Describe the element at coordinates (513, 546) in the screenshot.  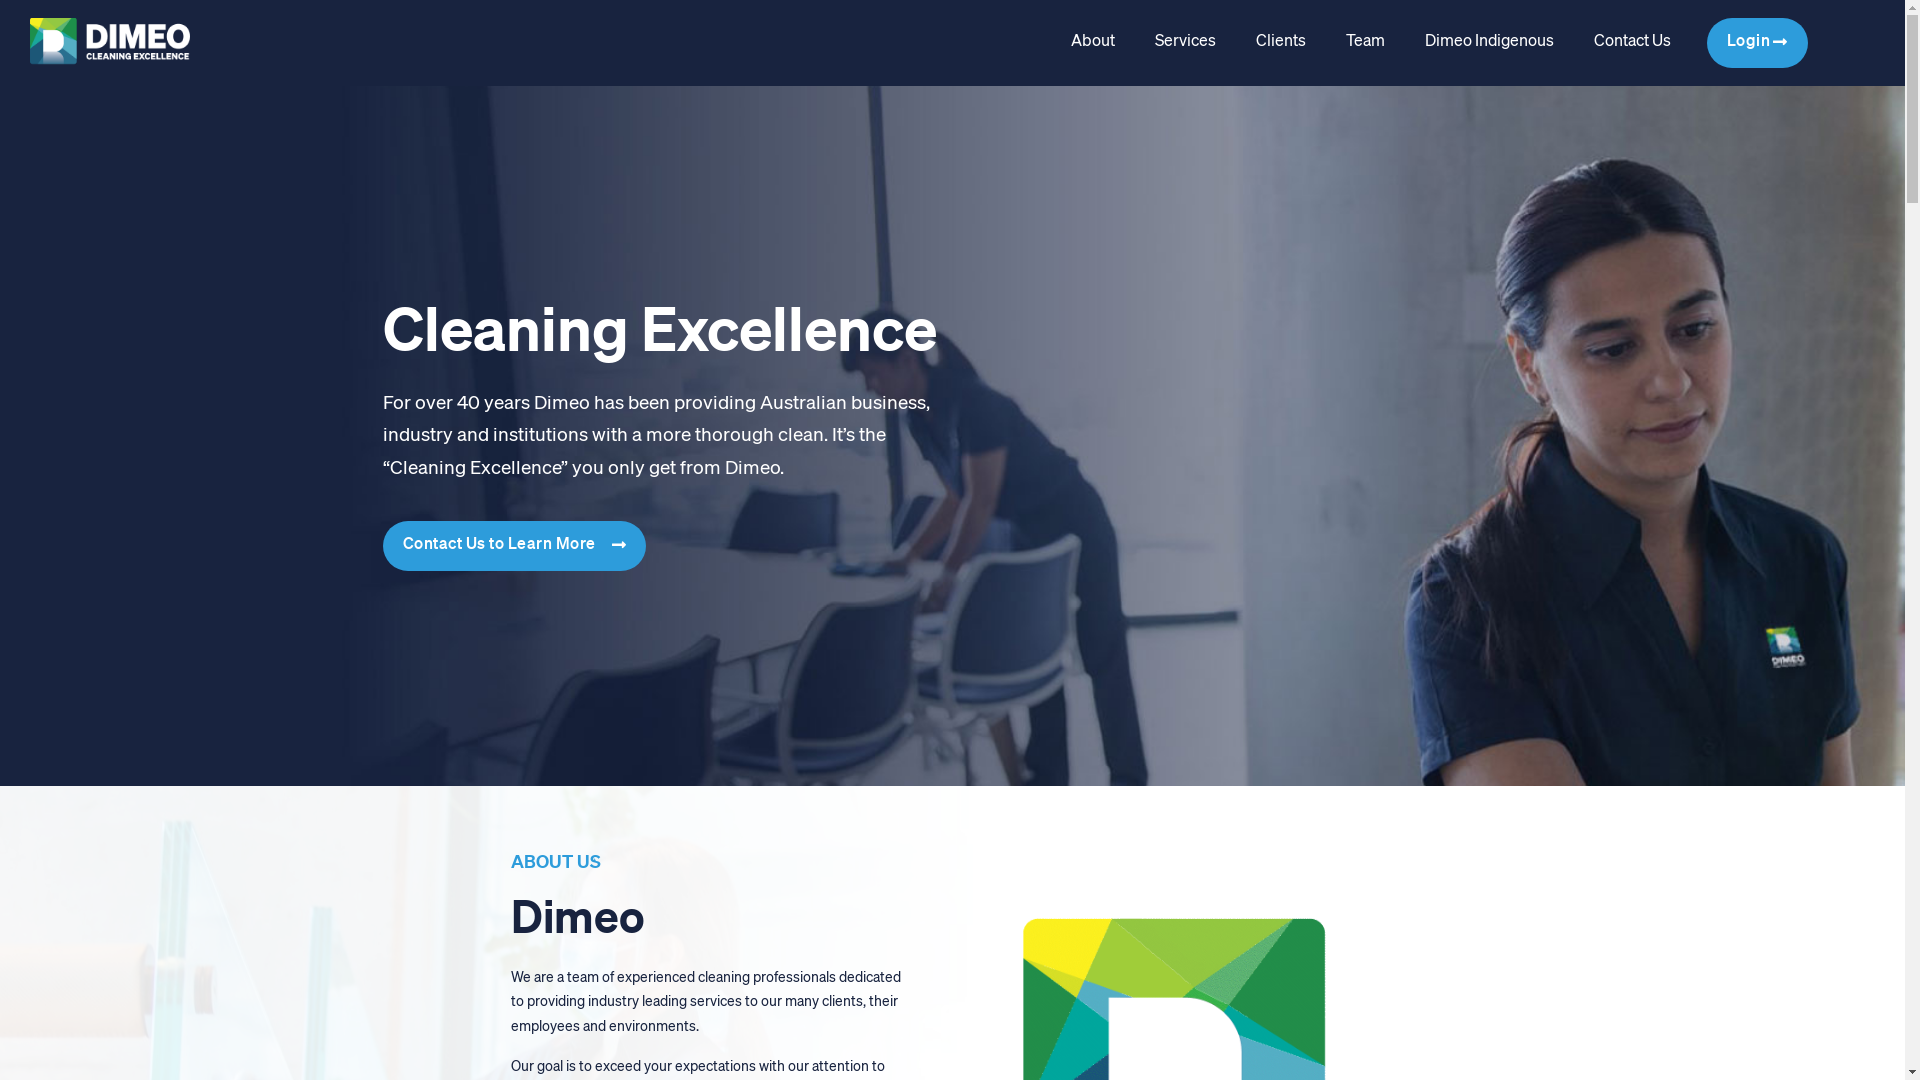
I see `'Contact Us to Learn More'` at that location.